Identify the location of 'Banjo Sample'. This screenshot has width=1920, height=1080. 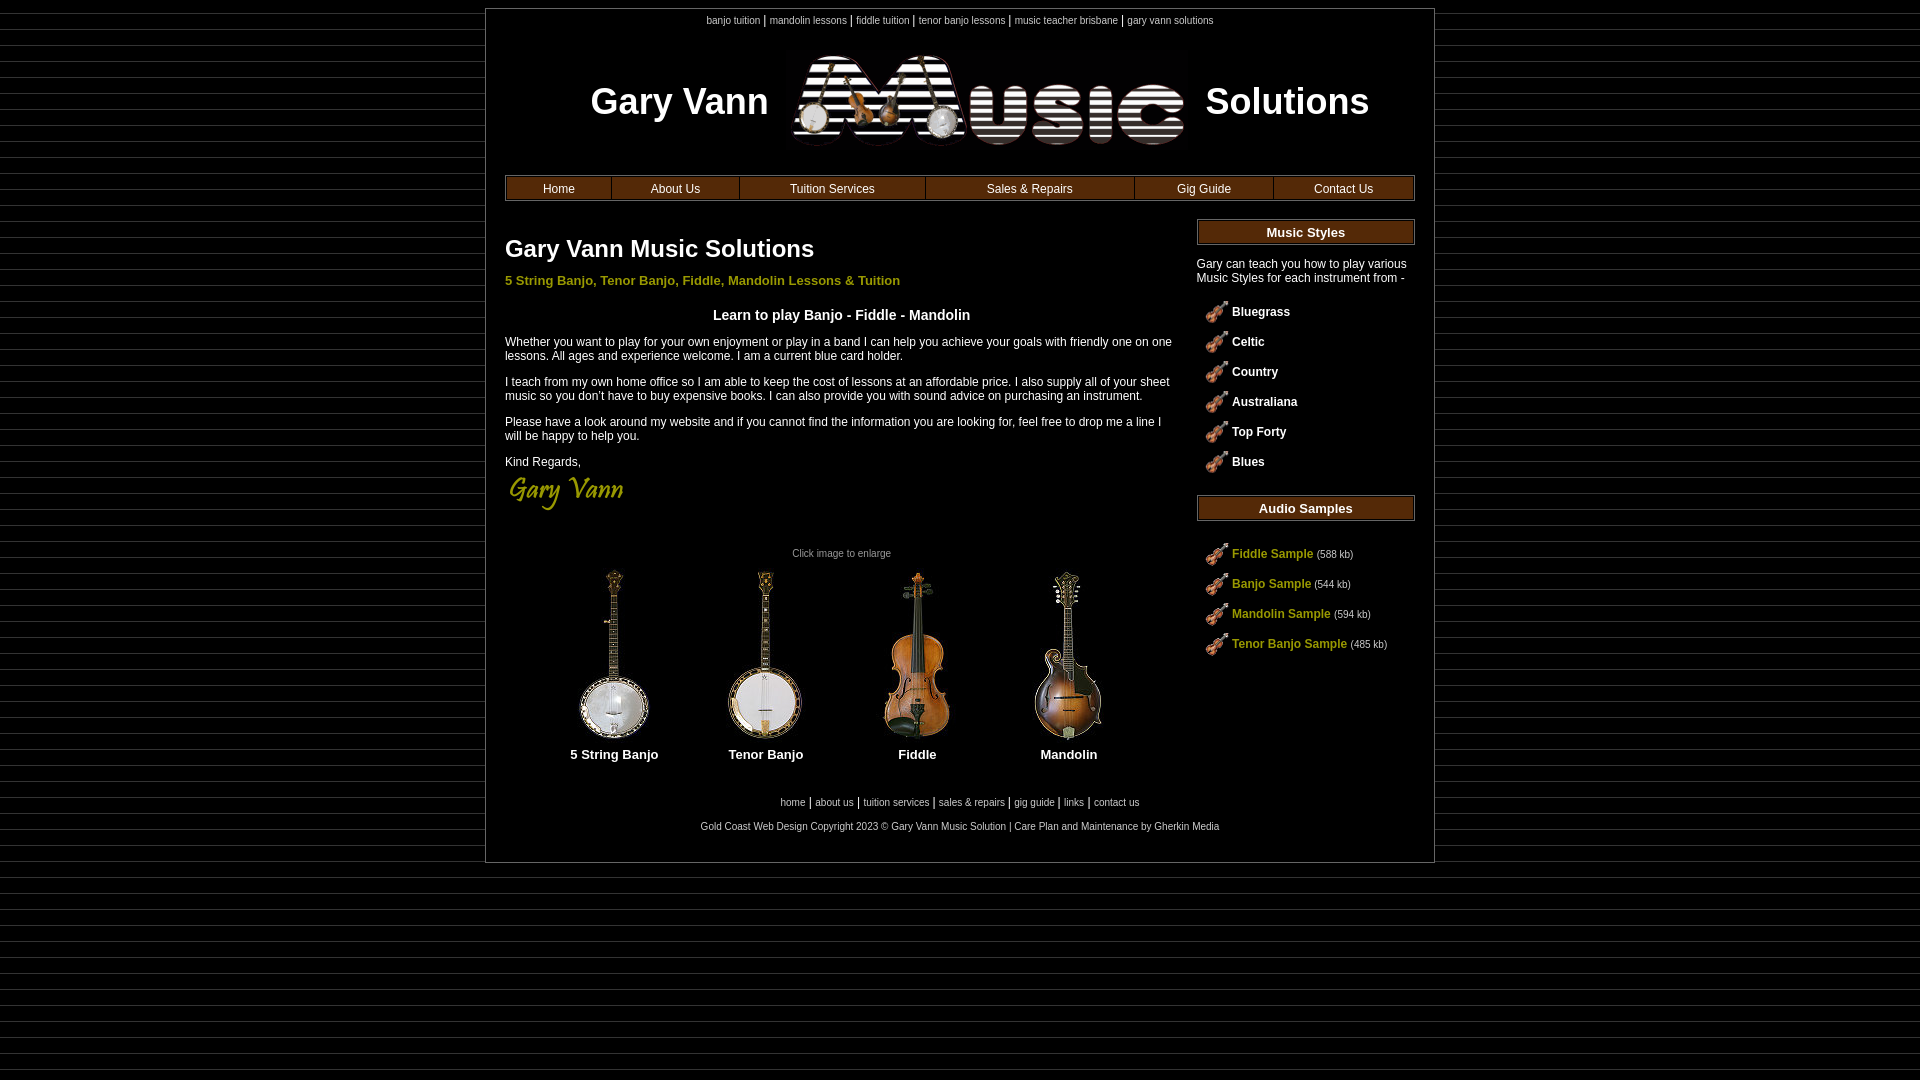
(1270, 582).